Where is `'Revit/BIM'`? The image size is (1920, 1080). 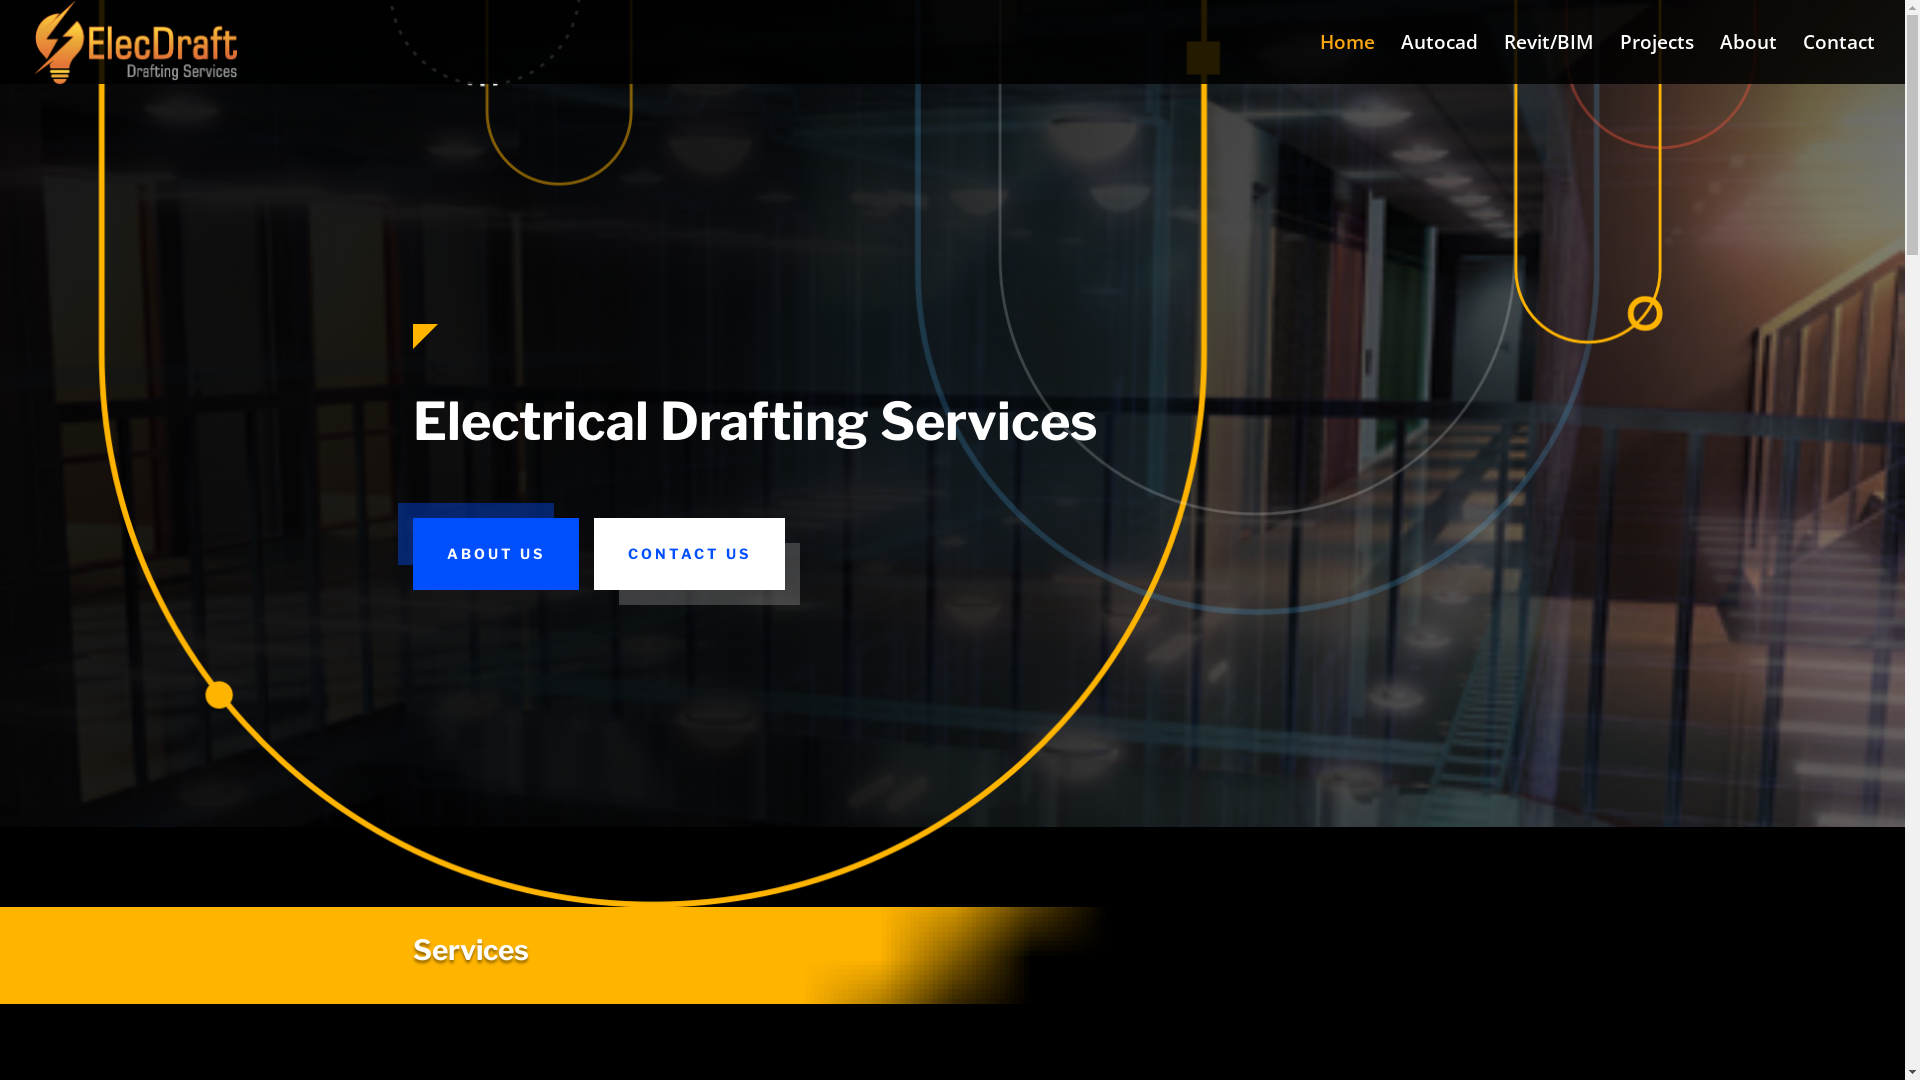 'Revit/BIM' is located at coordinates (1548, 58).